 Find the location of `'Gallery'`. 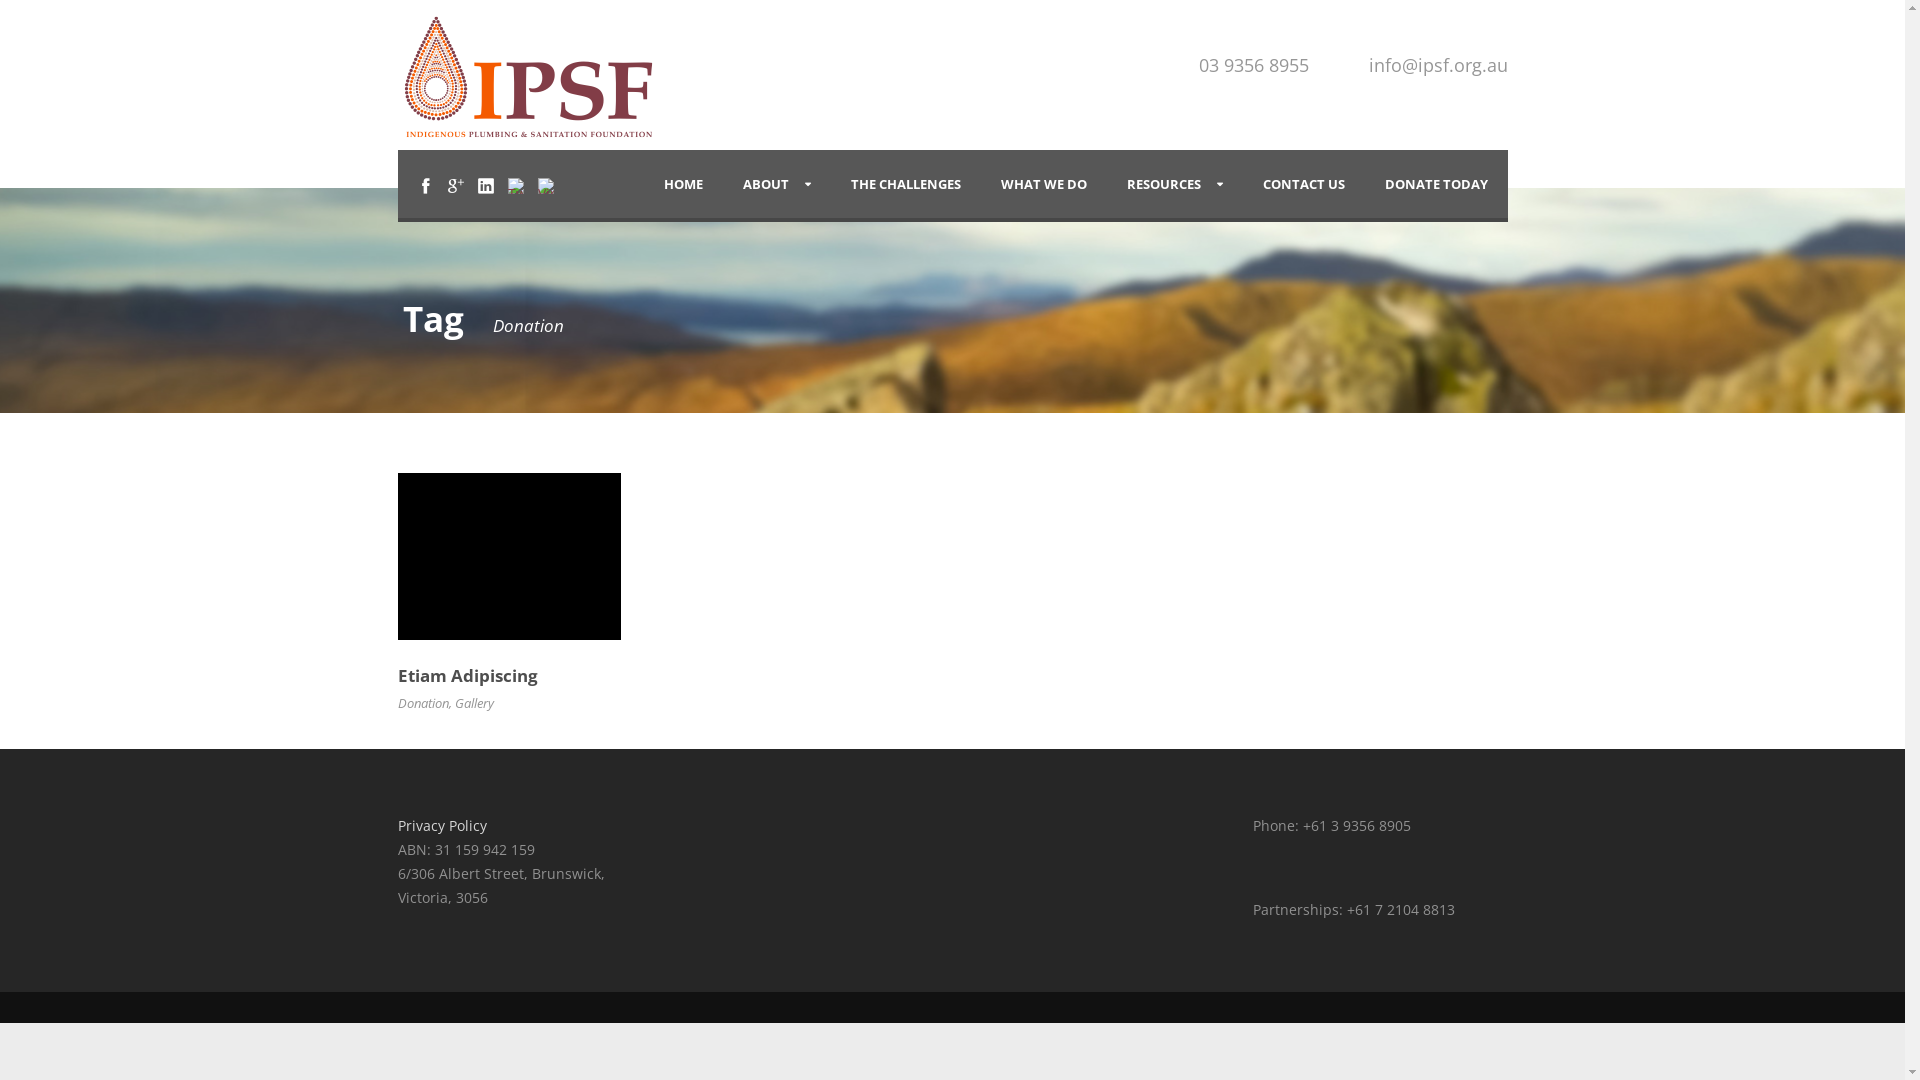

'Gallery' is located at coordinates (472, 701).